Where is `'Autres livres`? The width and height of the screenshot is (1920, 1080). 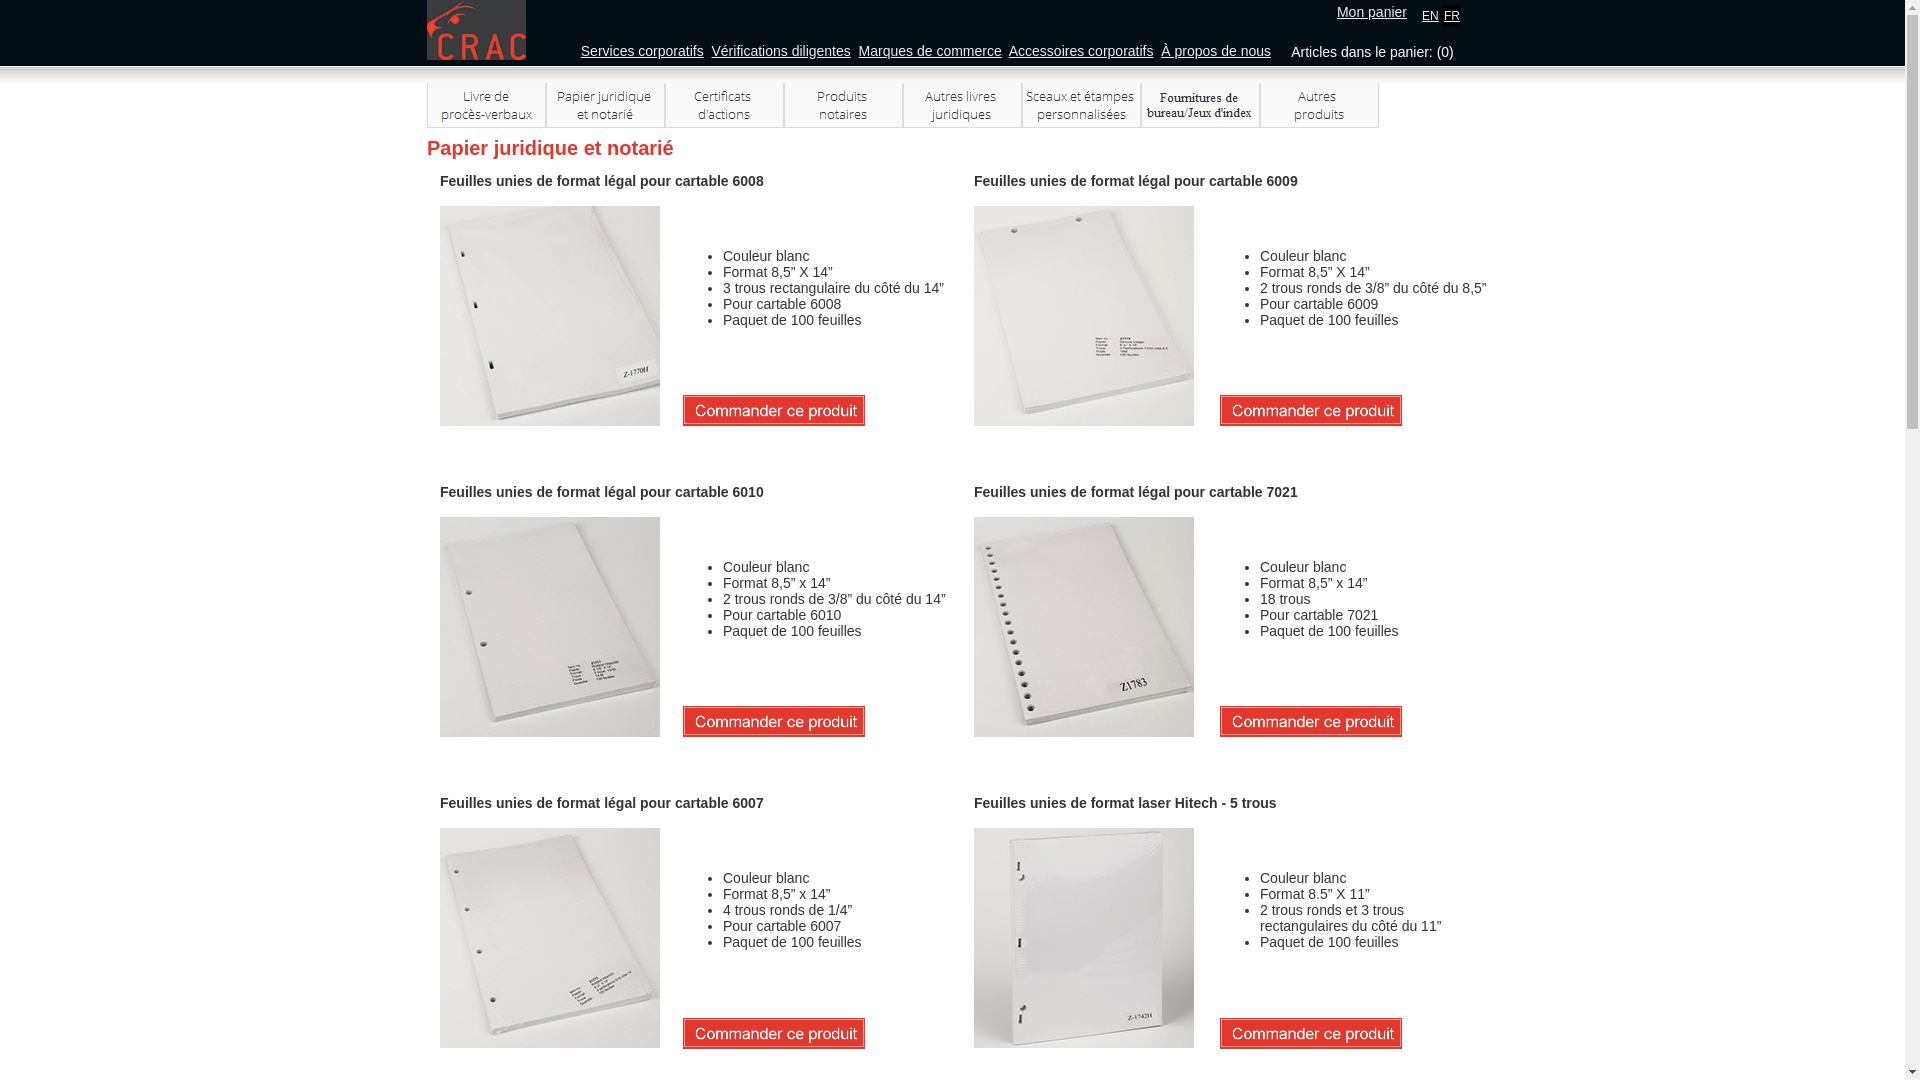 'Autres livres is located at coordinates (901, 105).